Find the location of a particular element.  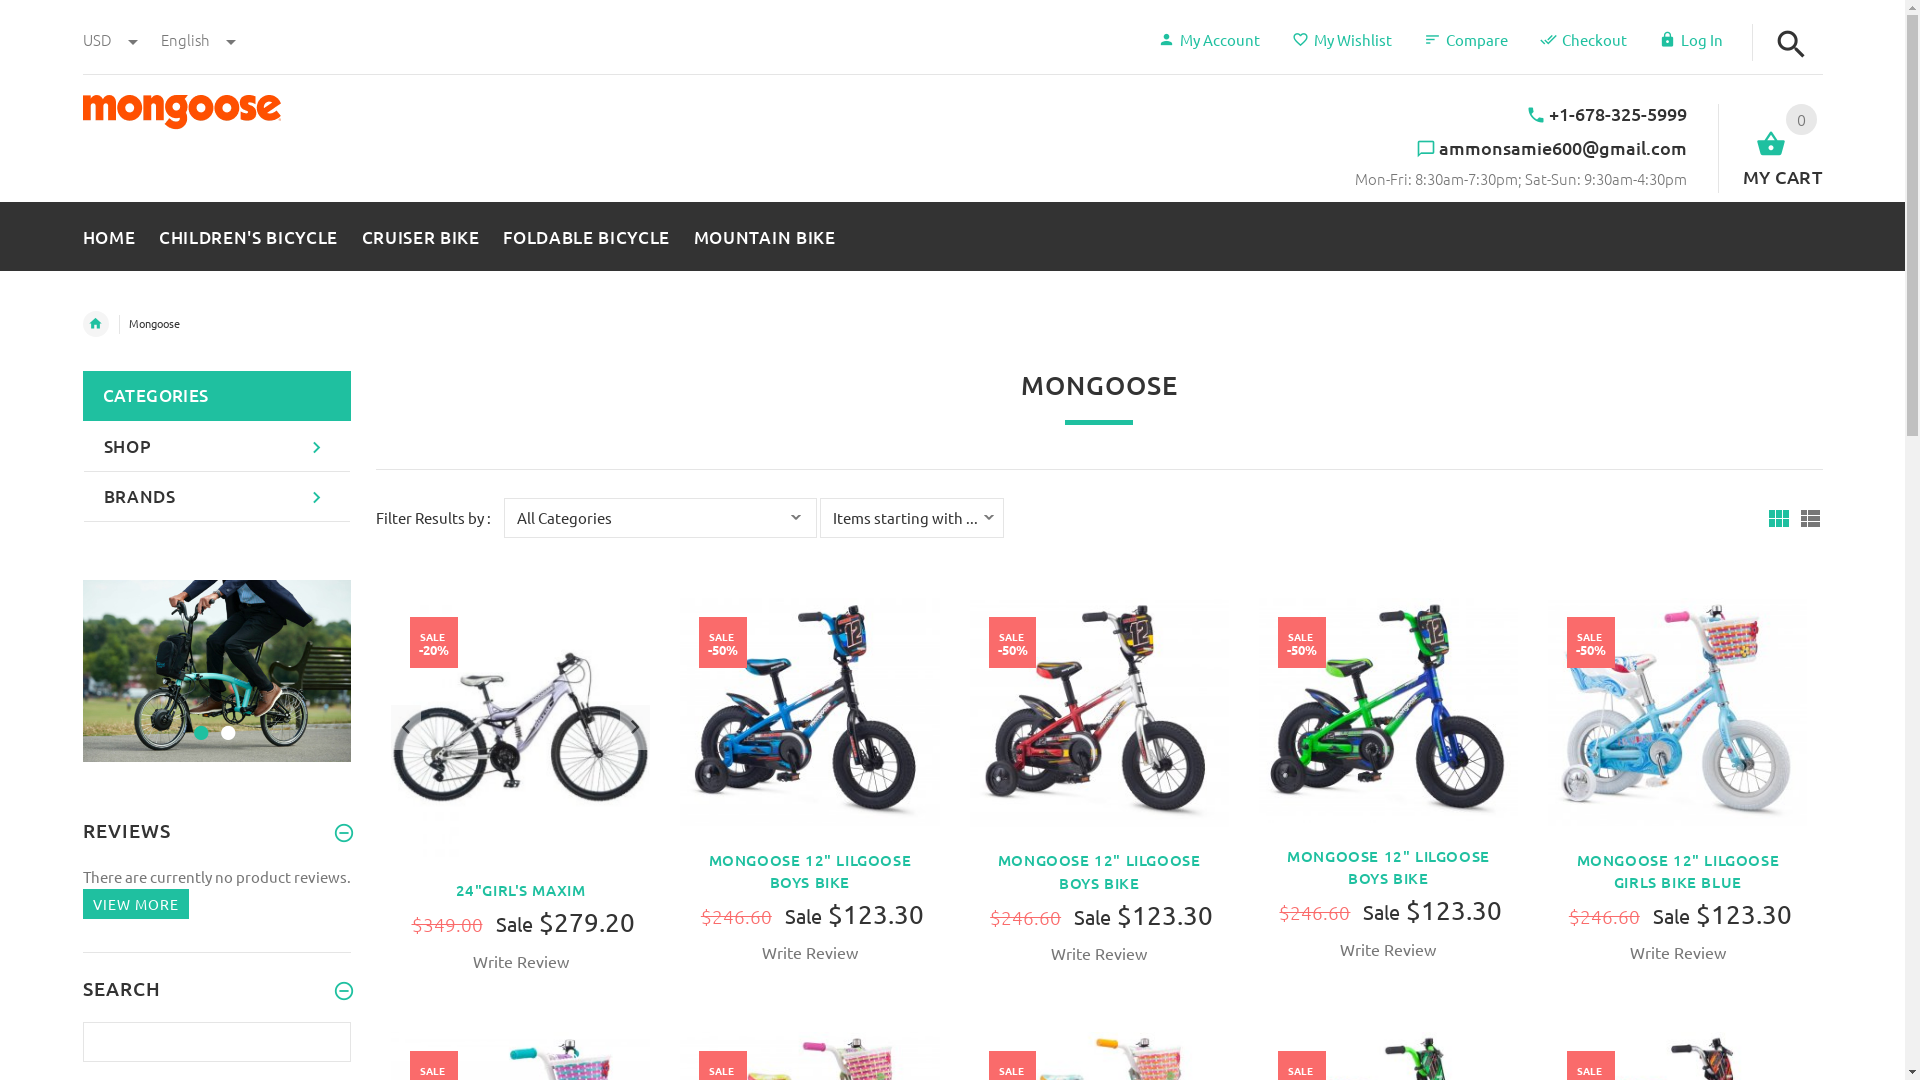

'HOME' is located at coordinates (113, 231).